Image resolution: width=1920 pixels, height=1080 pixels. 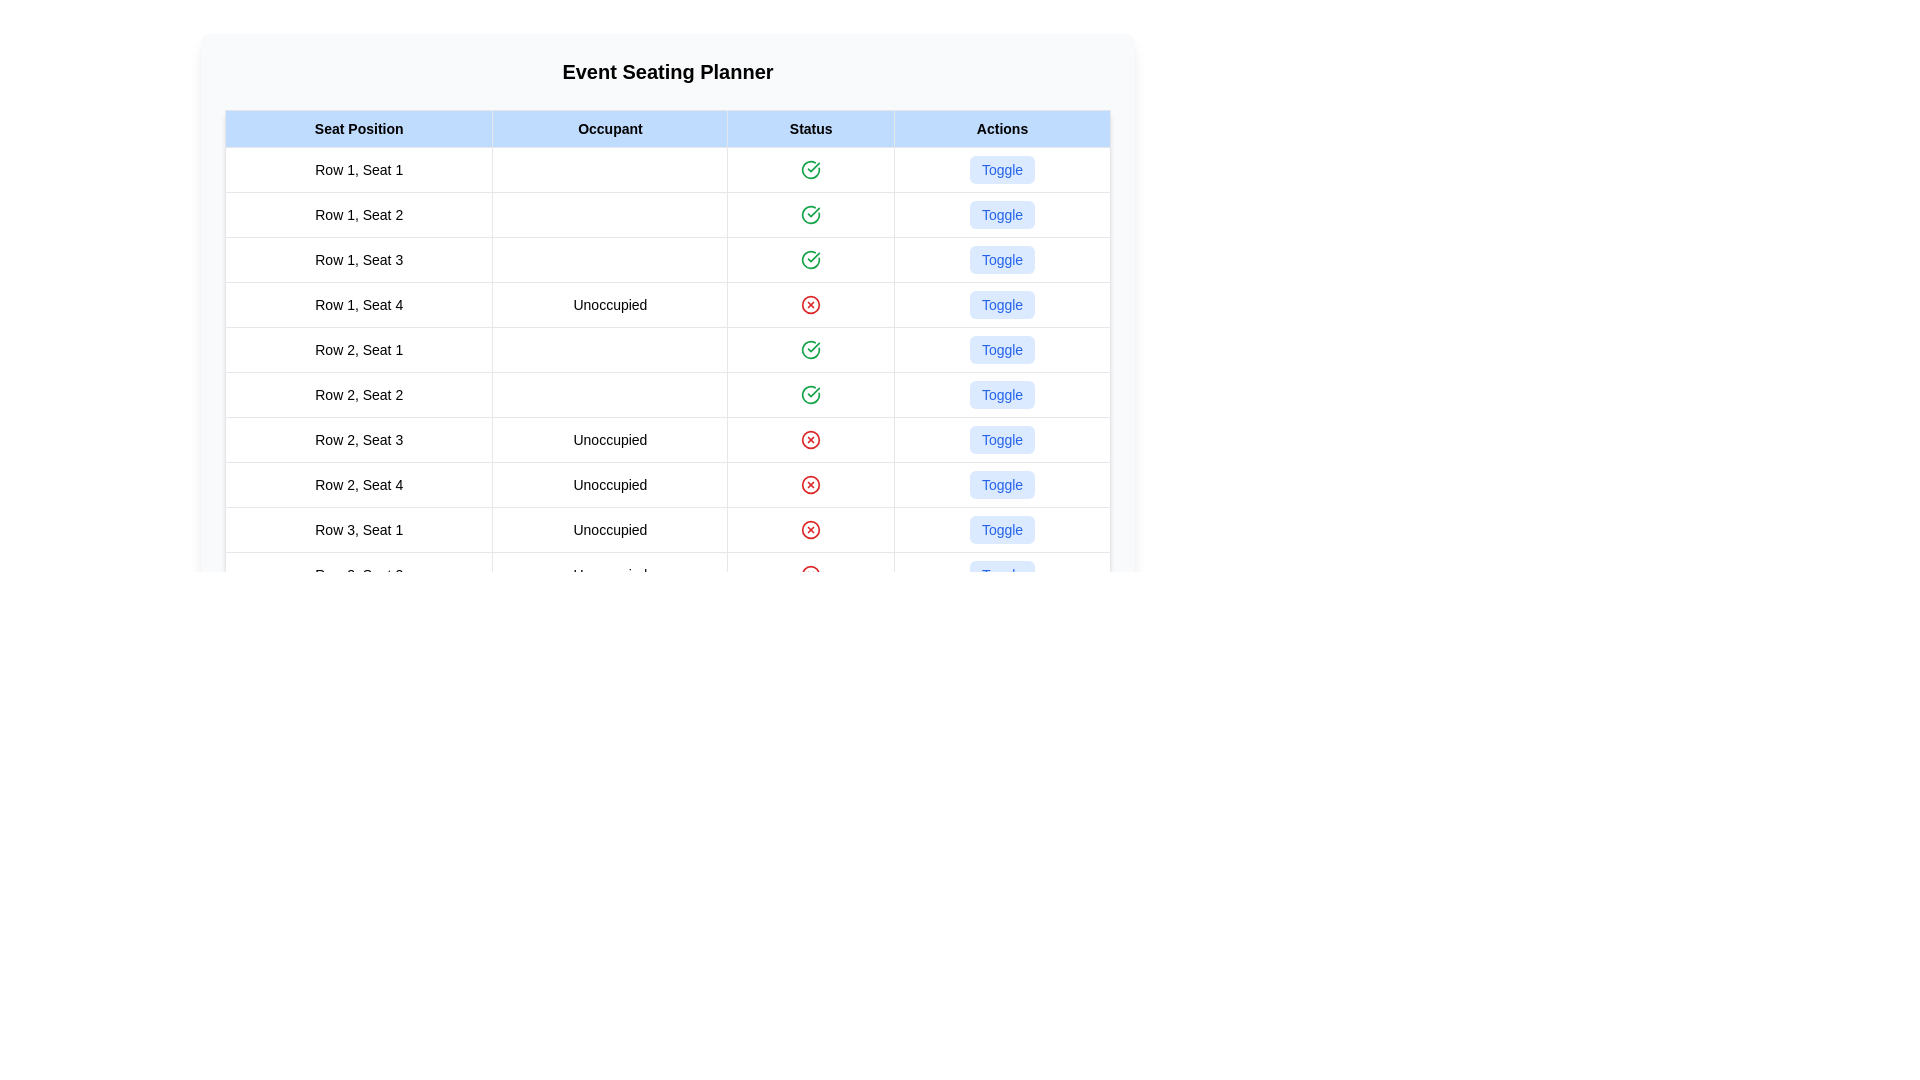 I want to click on on the first row of the event seating plan table, which includes information about Row 1, Seat 1, so click(x=667, y=168).